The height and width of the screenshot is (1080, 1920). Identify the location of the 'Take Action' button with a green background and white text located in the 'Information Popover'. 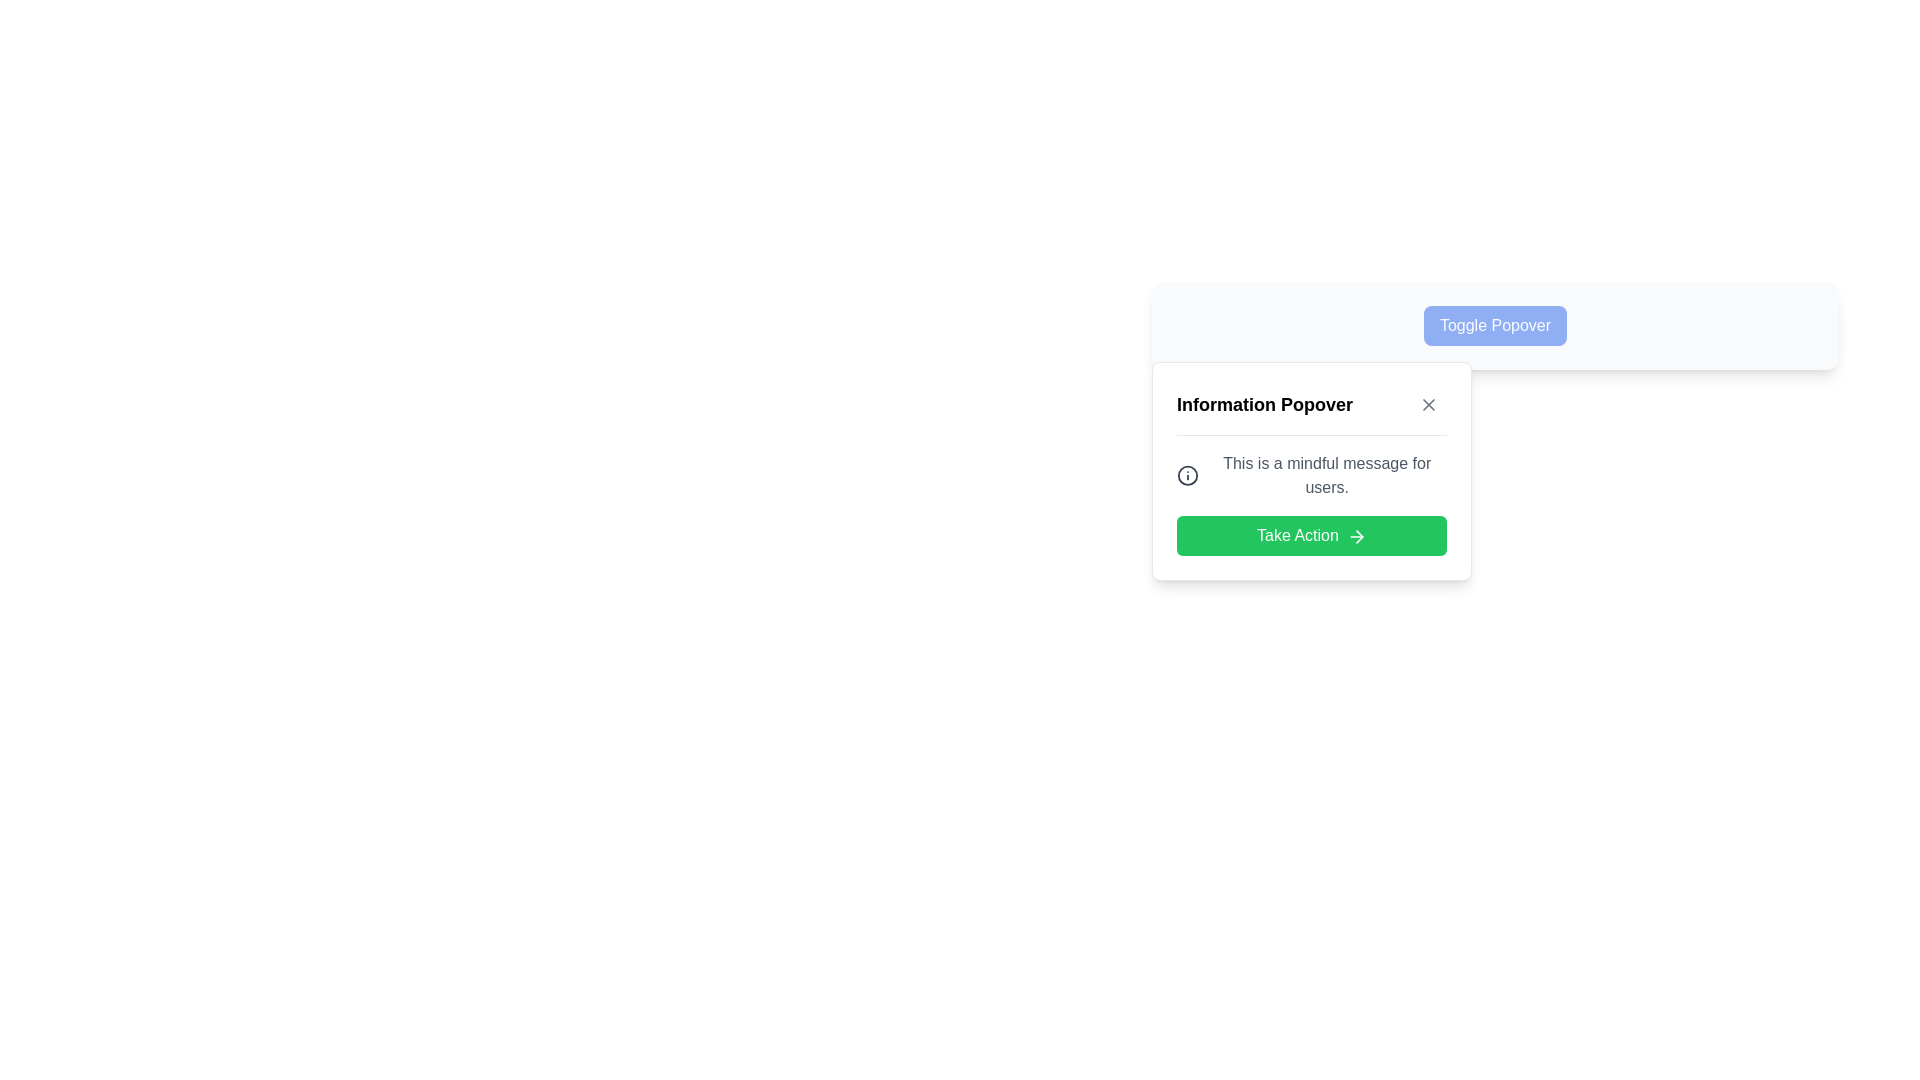
(1311, 535).